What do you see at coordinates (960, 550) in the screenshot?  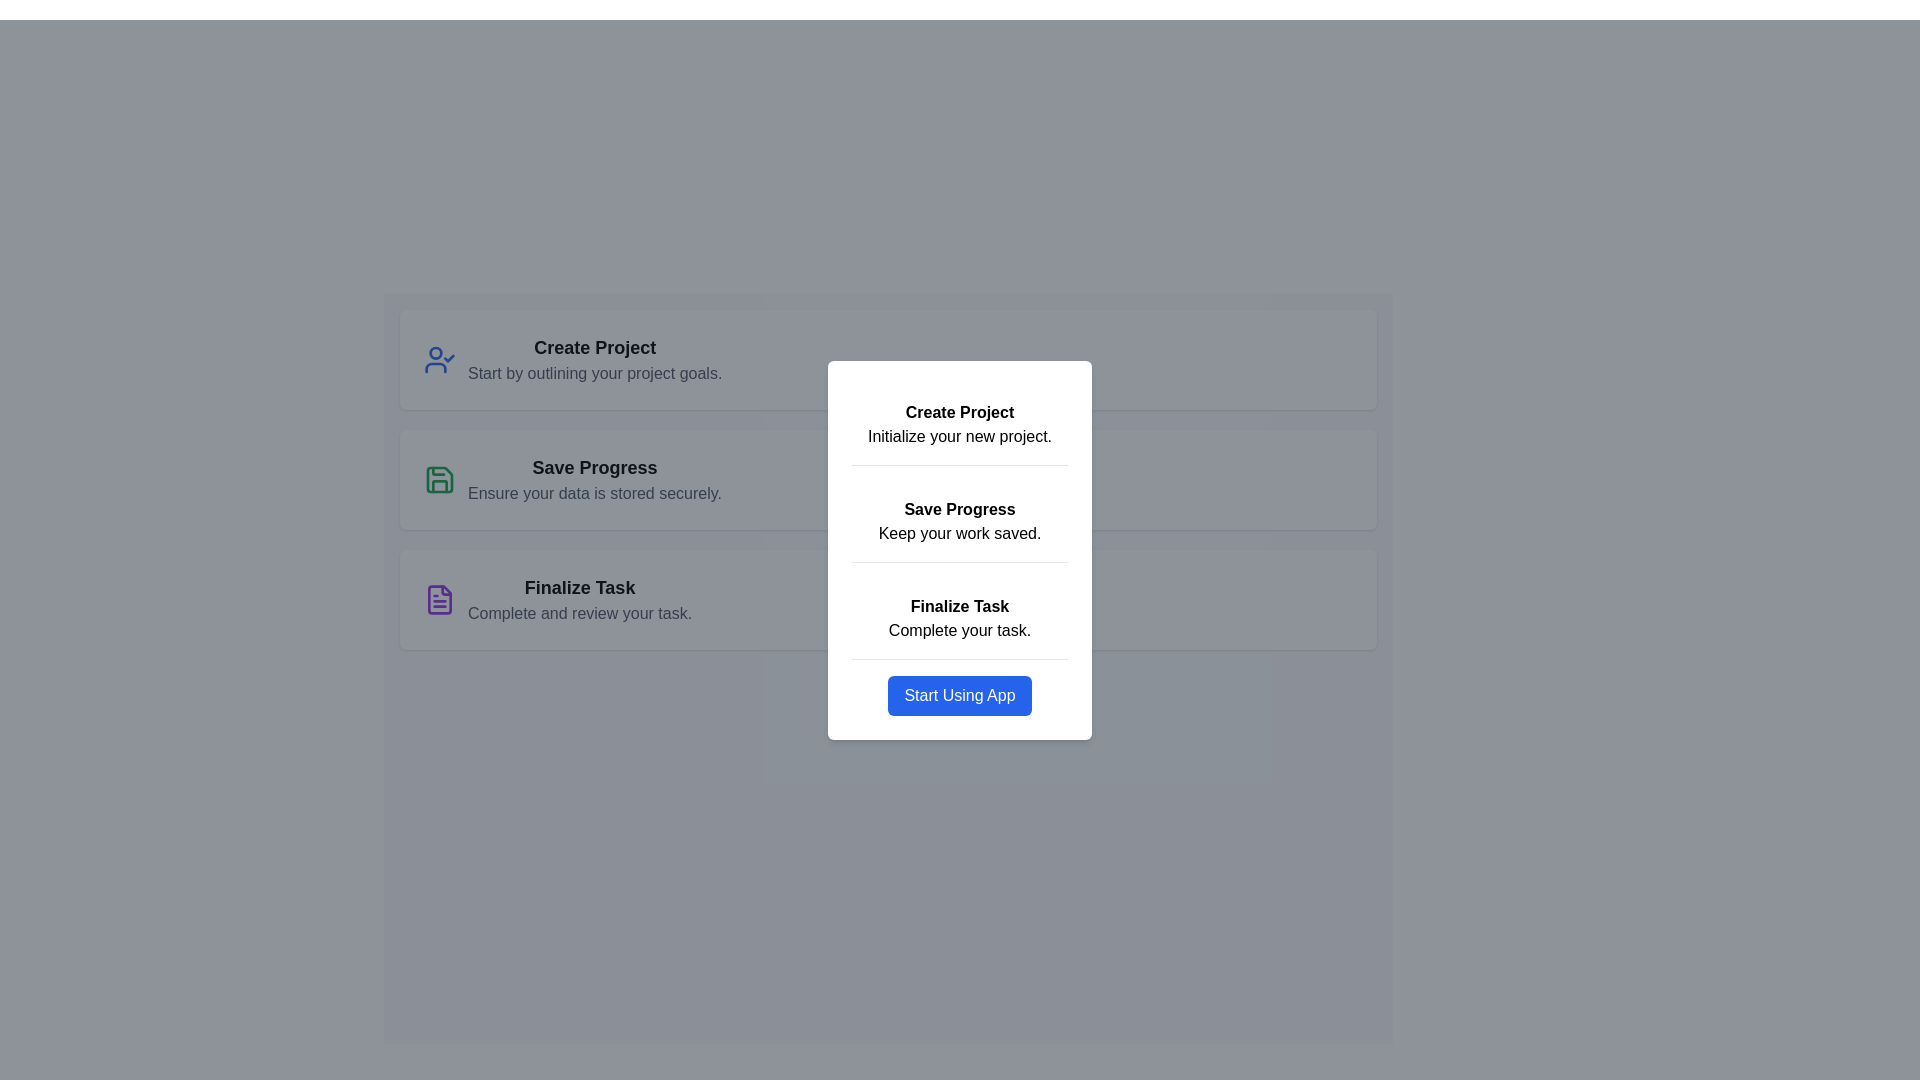 I see `the 'Create Project' modal dialog, which contains headings and subtexts about project initialization and task finalization, with a button labeled 'Start Using App'` at bounding box center [960, 550].